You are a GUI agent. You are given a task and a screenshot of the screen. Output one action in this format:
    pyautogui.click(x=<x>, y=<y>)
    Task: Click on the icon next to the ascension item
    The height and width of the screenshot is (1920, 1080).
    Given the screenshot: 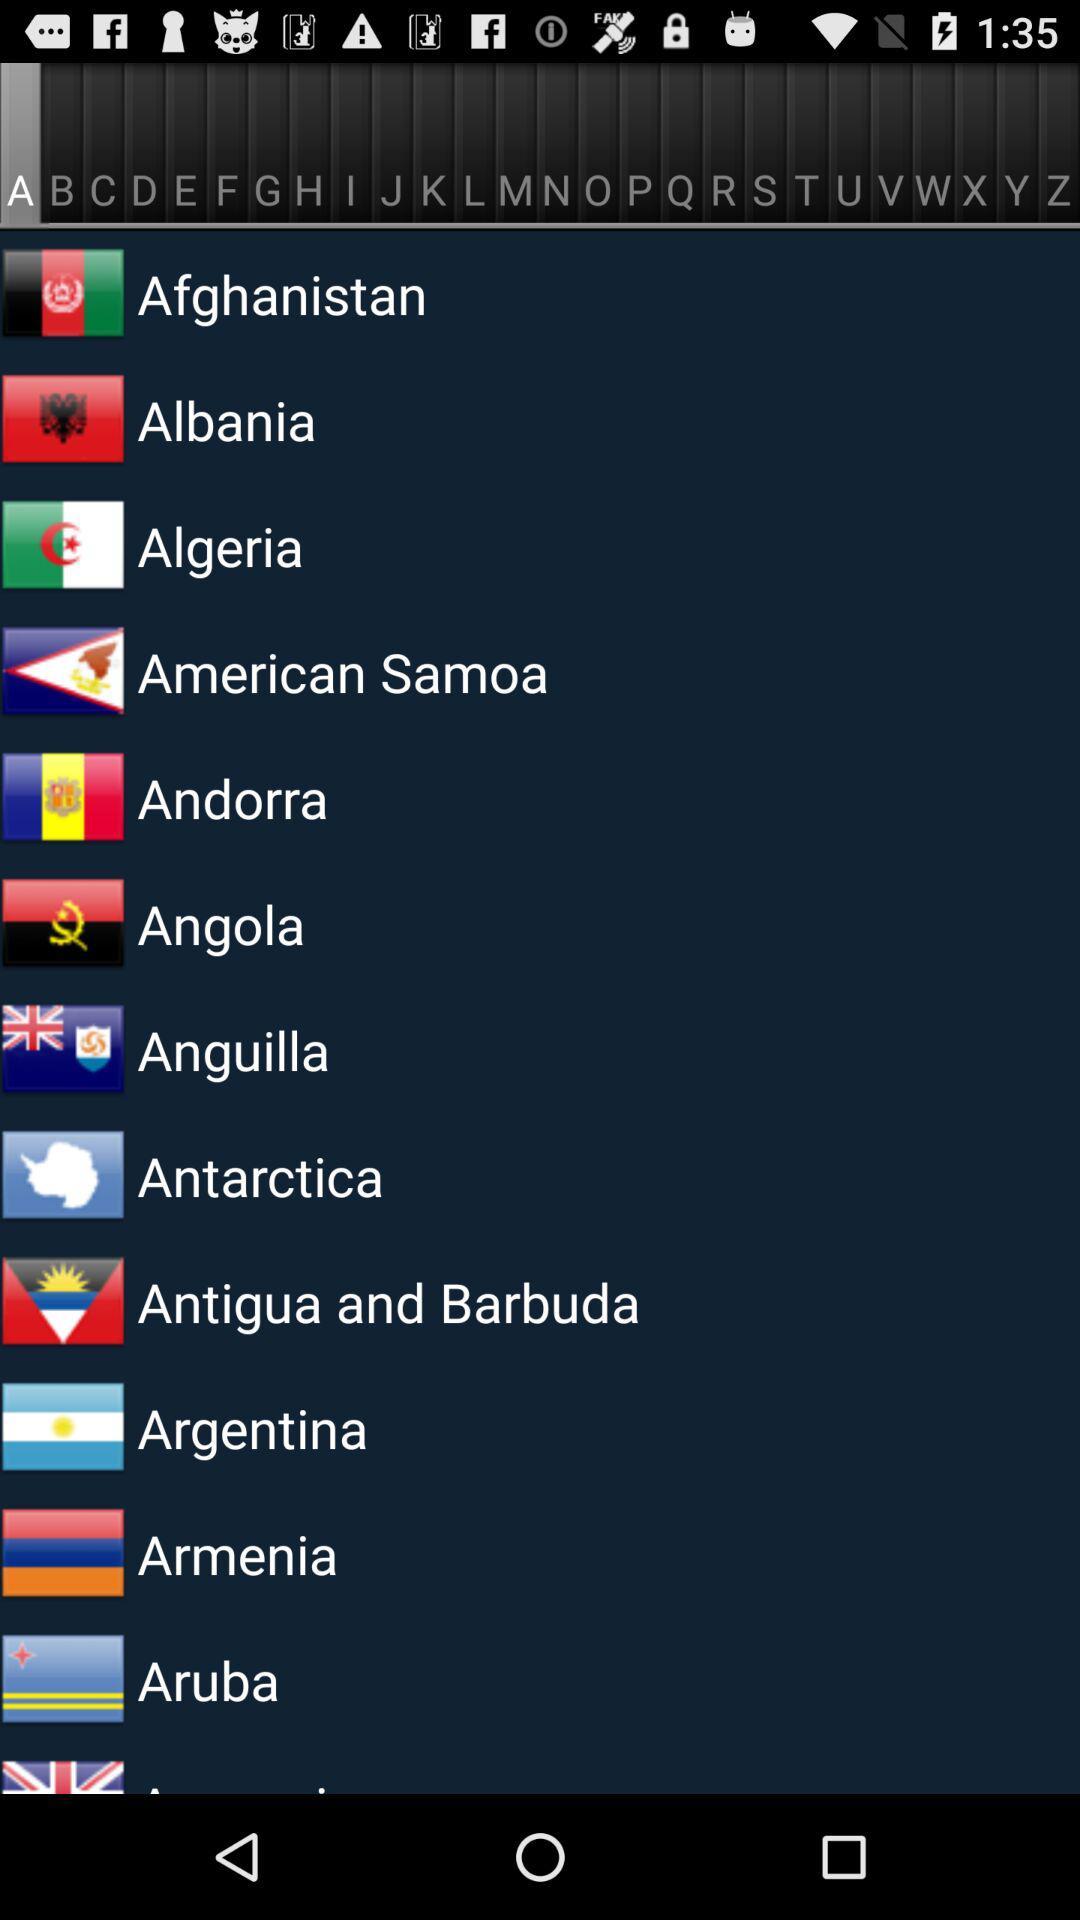 What is the action you would take?
    pyautogui.click(x=61, y=1768)
    